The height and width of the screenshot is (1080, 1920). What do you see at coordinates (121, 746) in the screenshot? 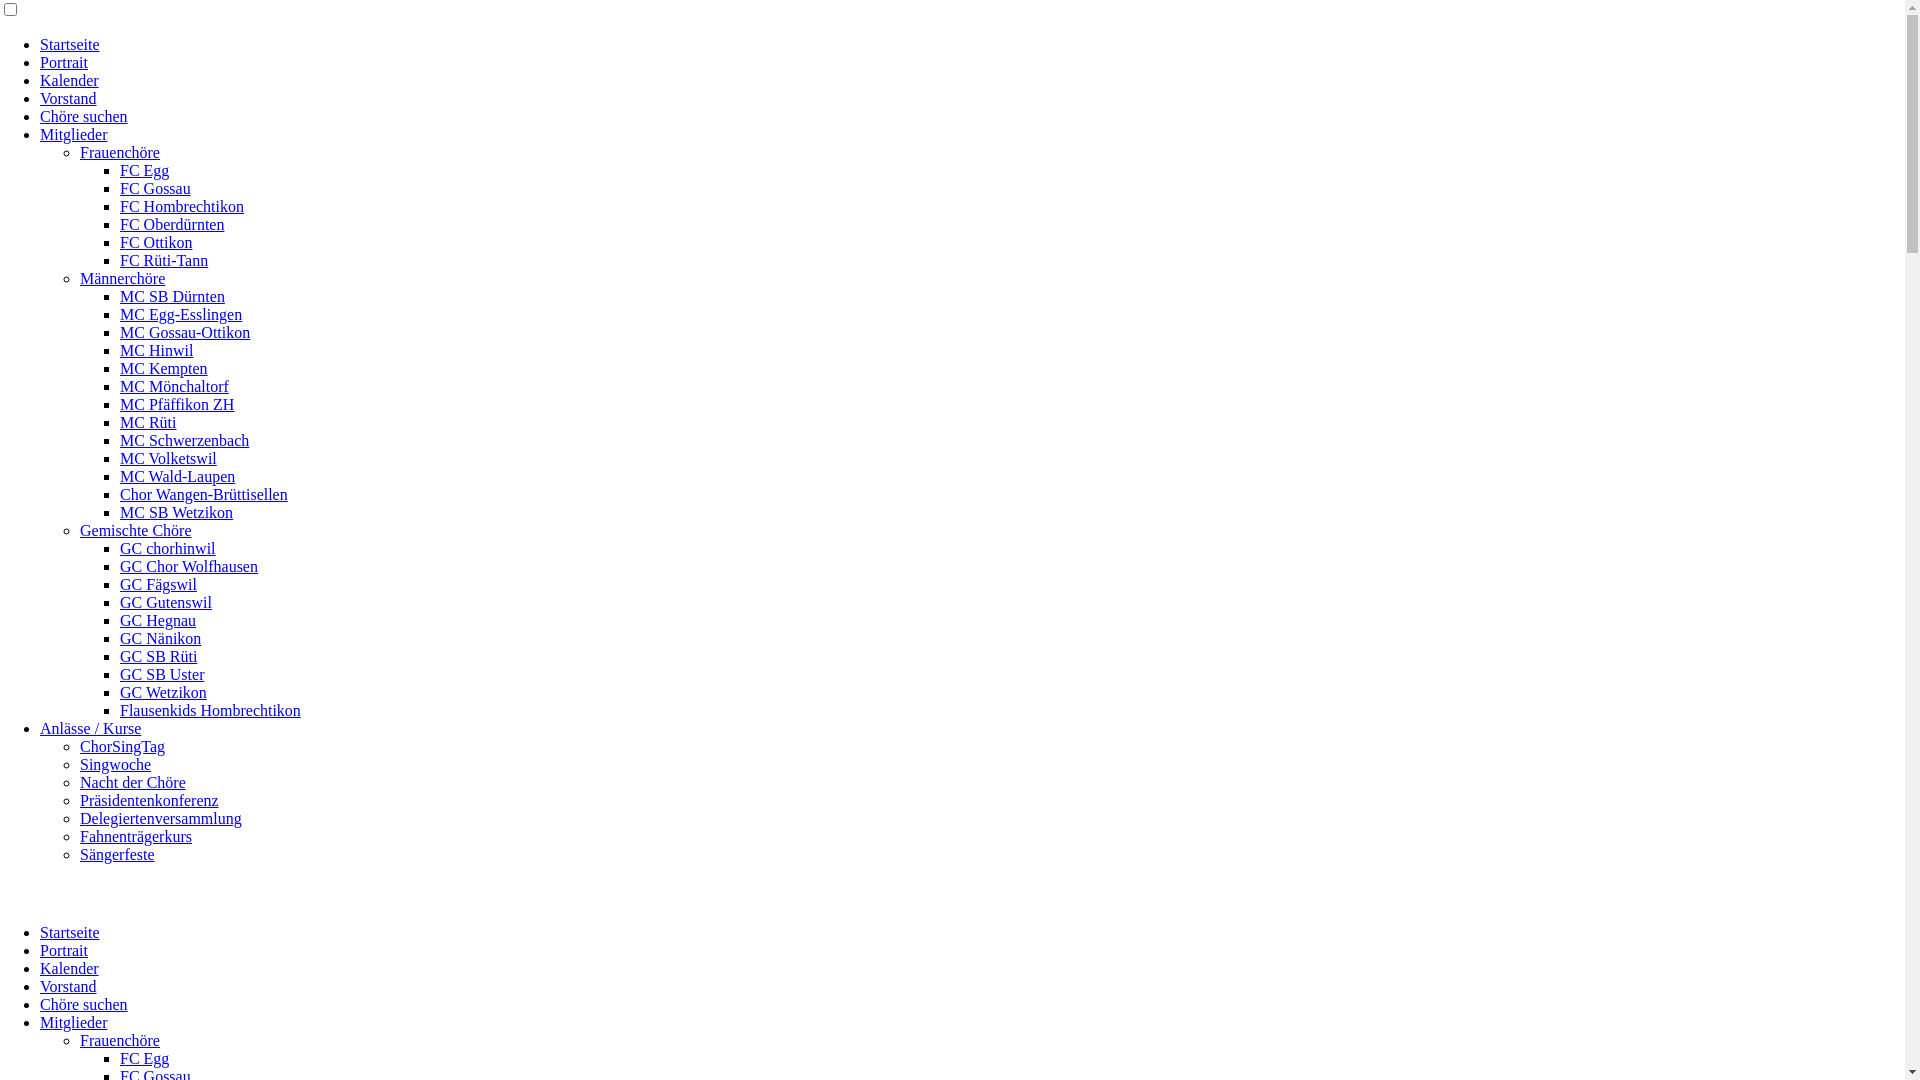
I see `'ChorSingTag'` at bounding box center [121, 746].